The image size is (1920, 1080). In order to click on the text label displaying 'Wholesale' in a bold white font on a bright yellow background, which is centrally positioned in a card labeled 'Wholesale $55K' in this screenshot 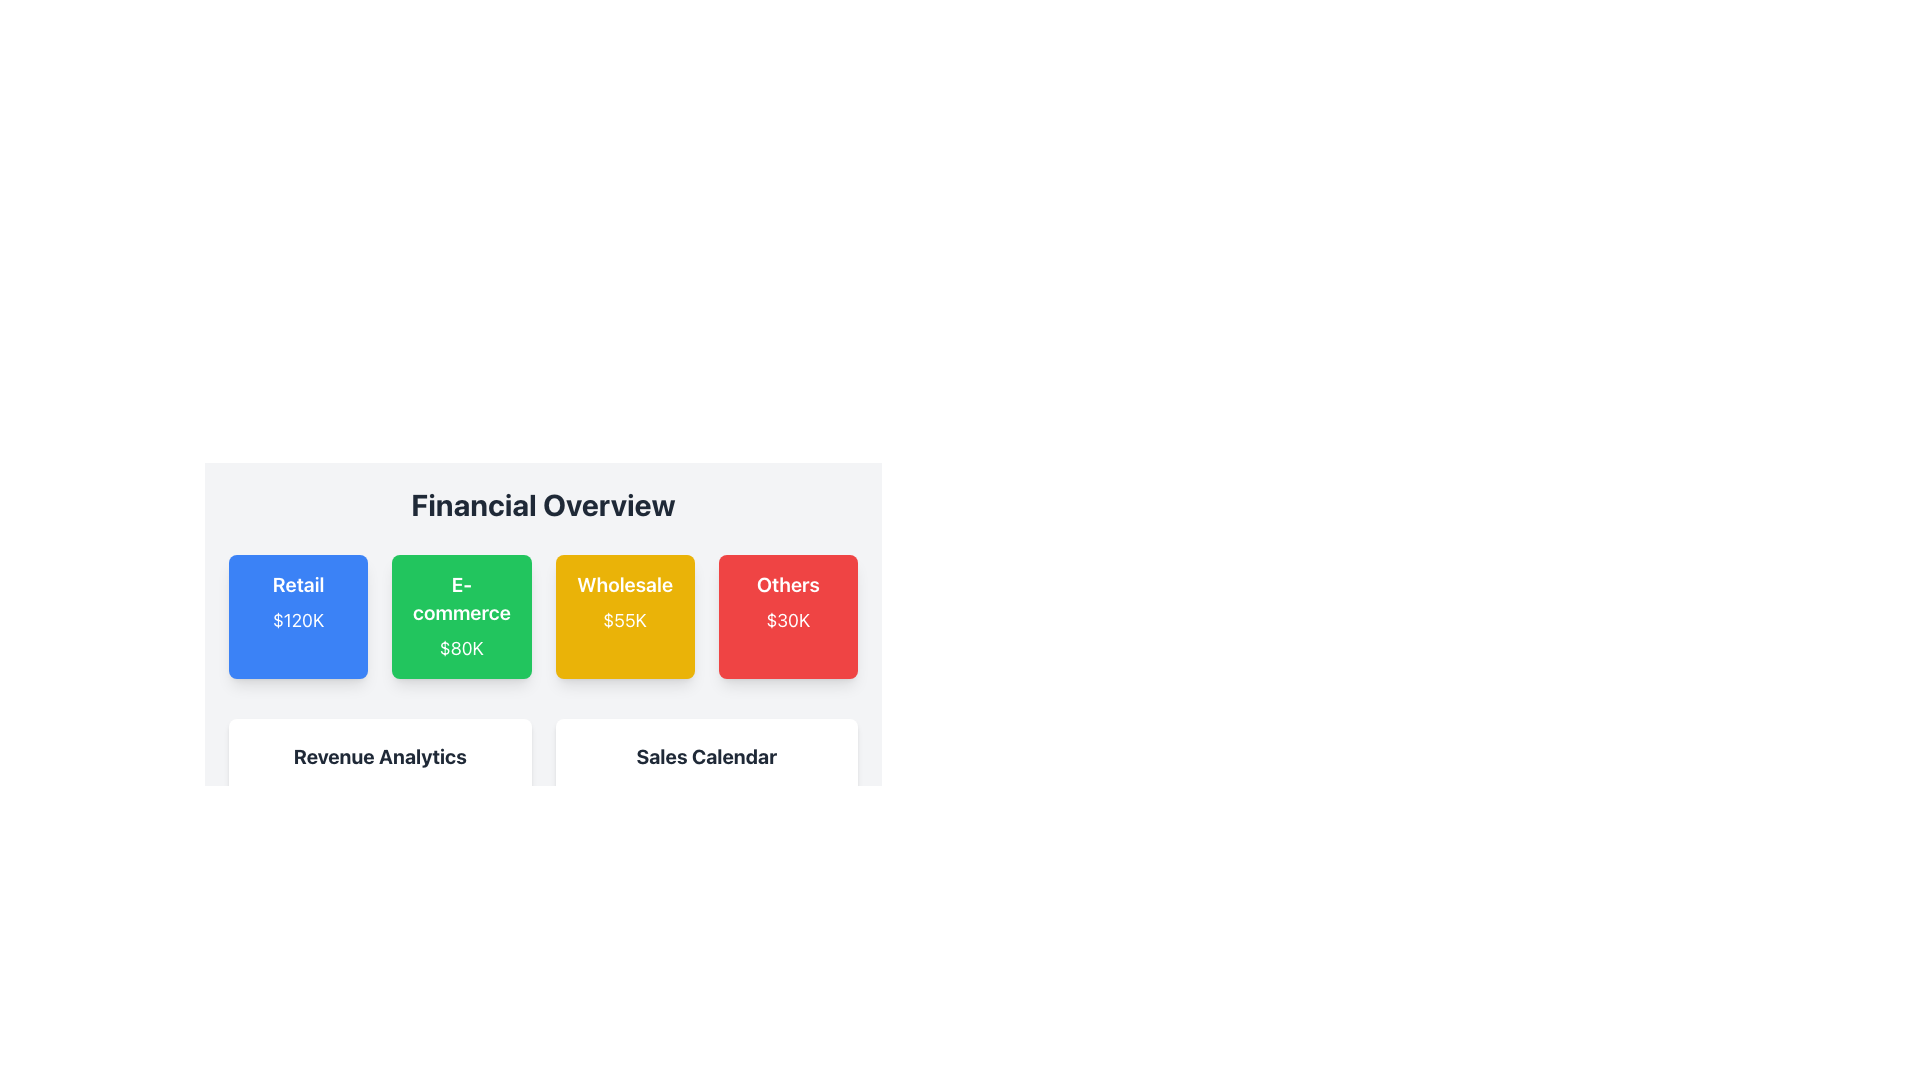, I will do `click(624, 585)`.